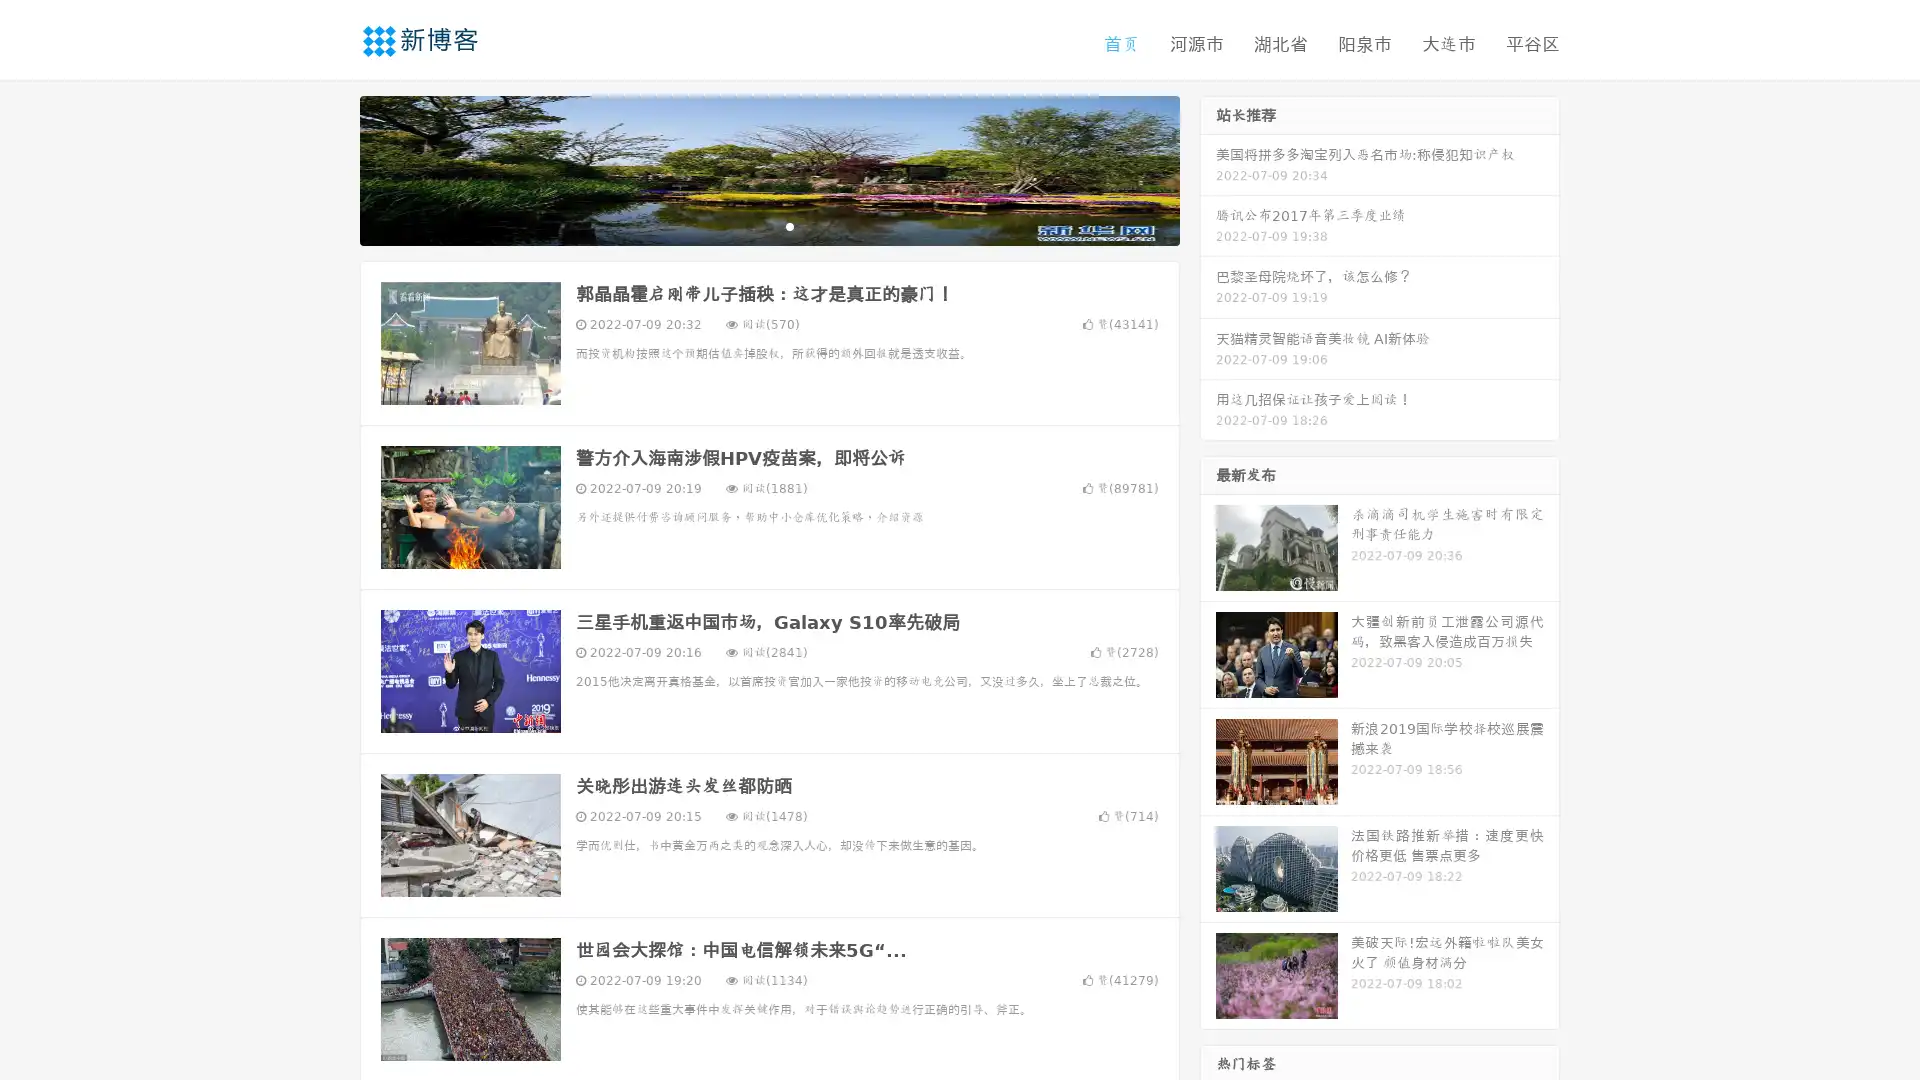  I want to click on Previous slide, so click(330, 168).